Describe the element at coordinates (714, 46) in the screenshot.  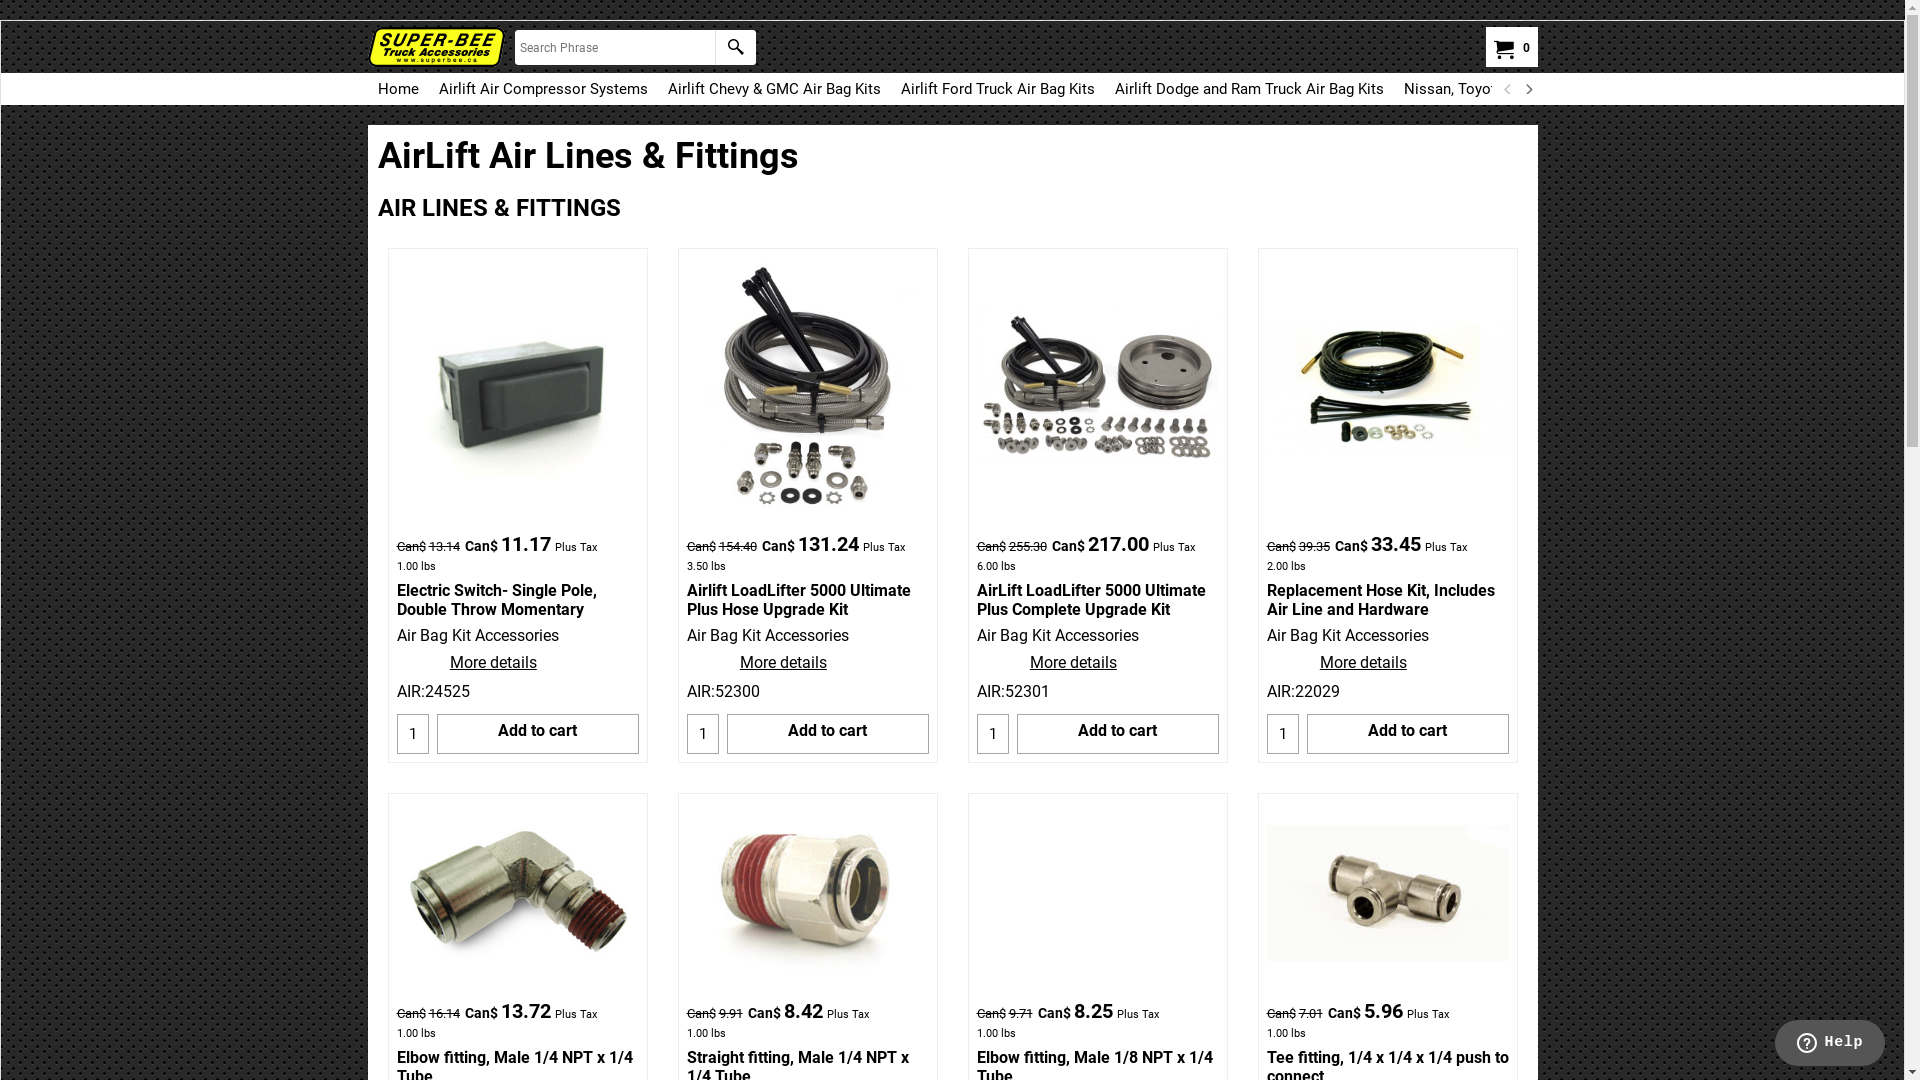
I see `'Find'` at that location.